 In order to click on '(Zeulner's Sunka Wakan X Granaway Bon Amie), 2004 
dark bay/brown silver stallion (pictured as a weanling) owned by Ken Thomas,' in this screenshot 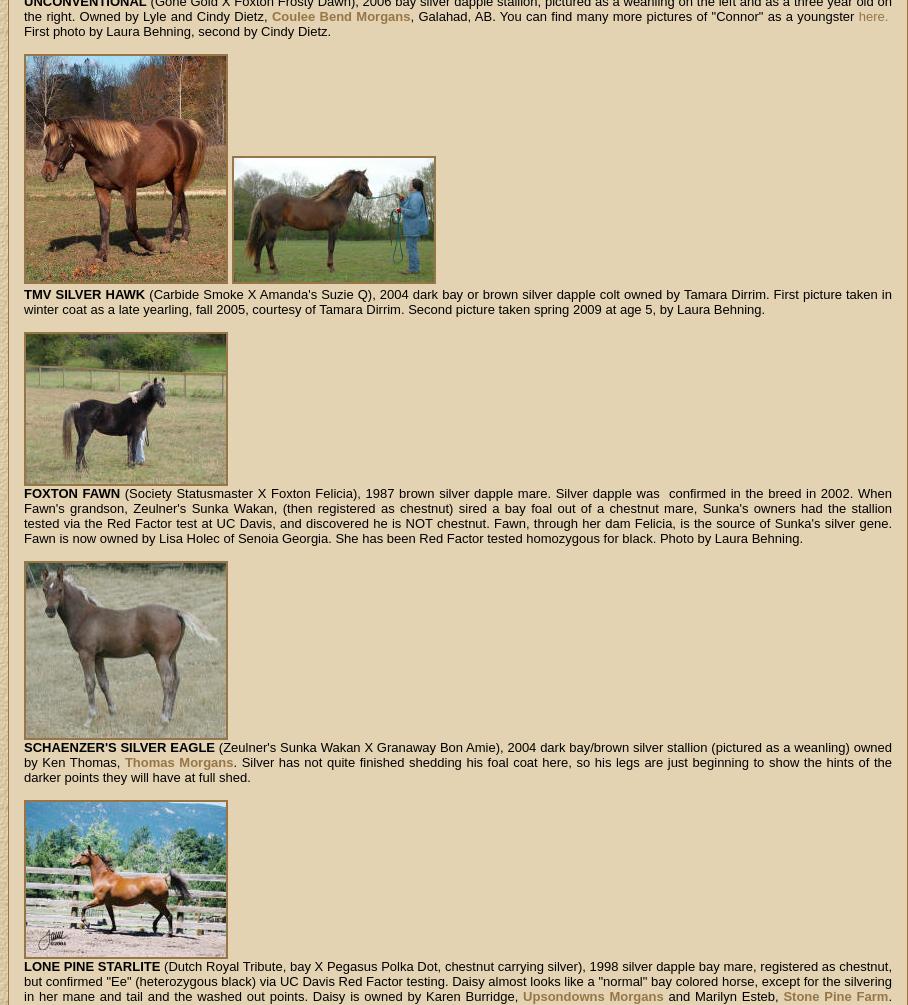, I will do `click(456, 754)`.